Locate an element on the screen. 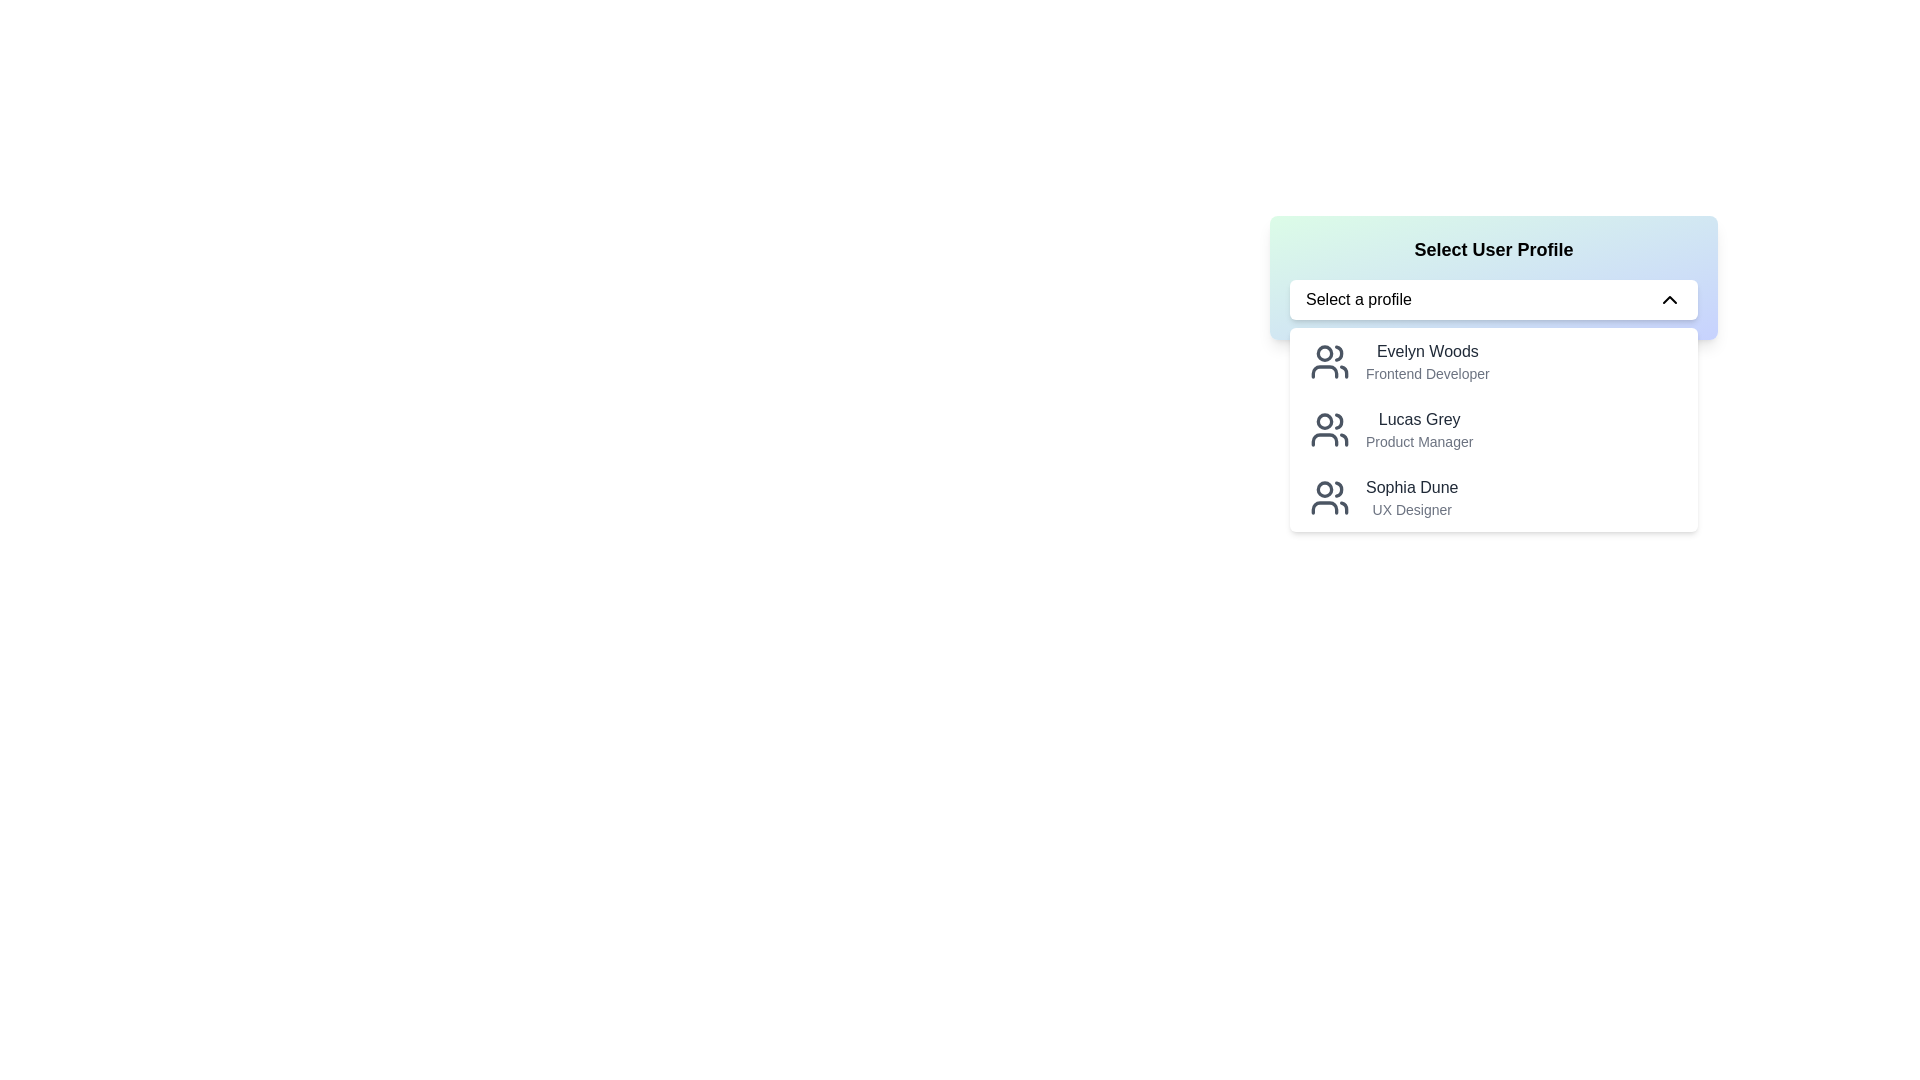  the first selectable user profile in the dropdown menu labeled 'Select User Profile' is located at coordinates (1426, 362).